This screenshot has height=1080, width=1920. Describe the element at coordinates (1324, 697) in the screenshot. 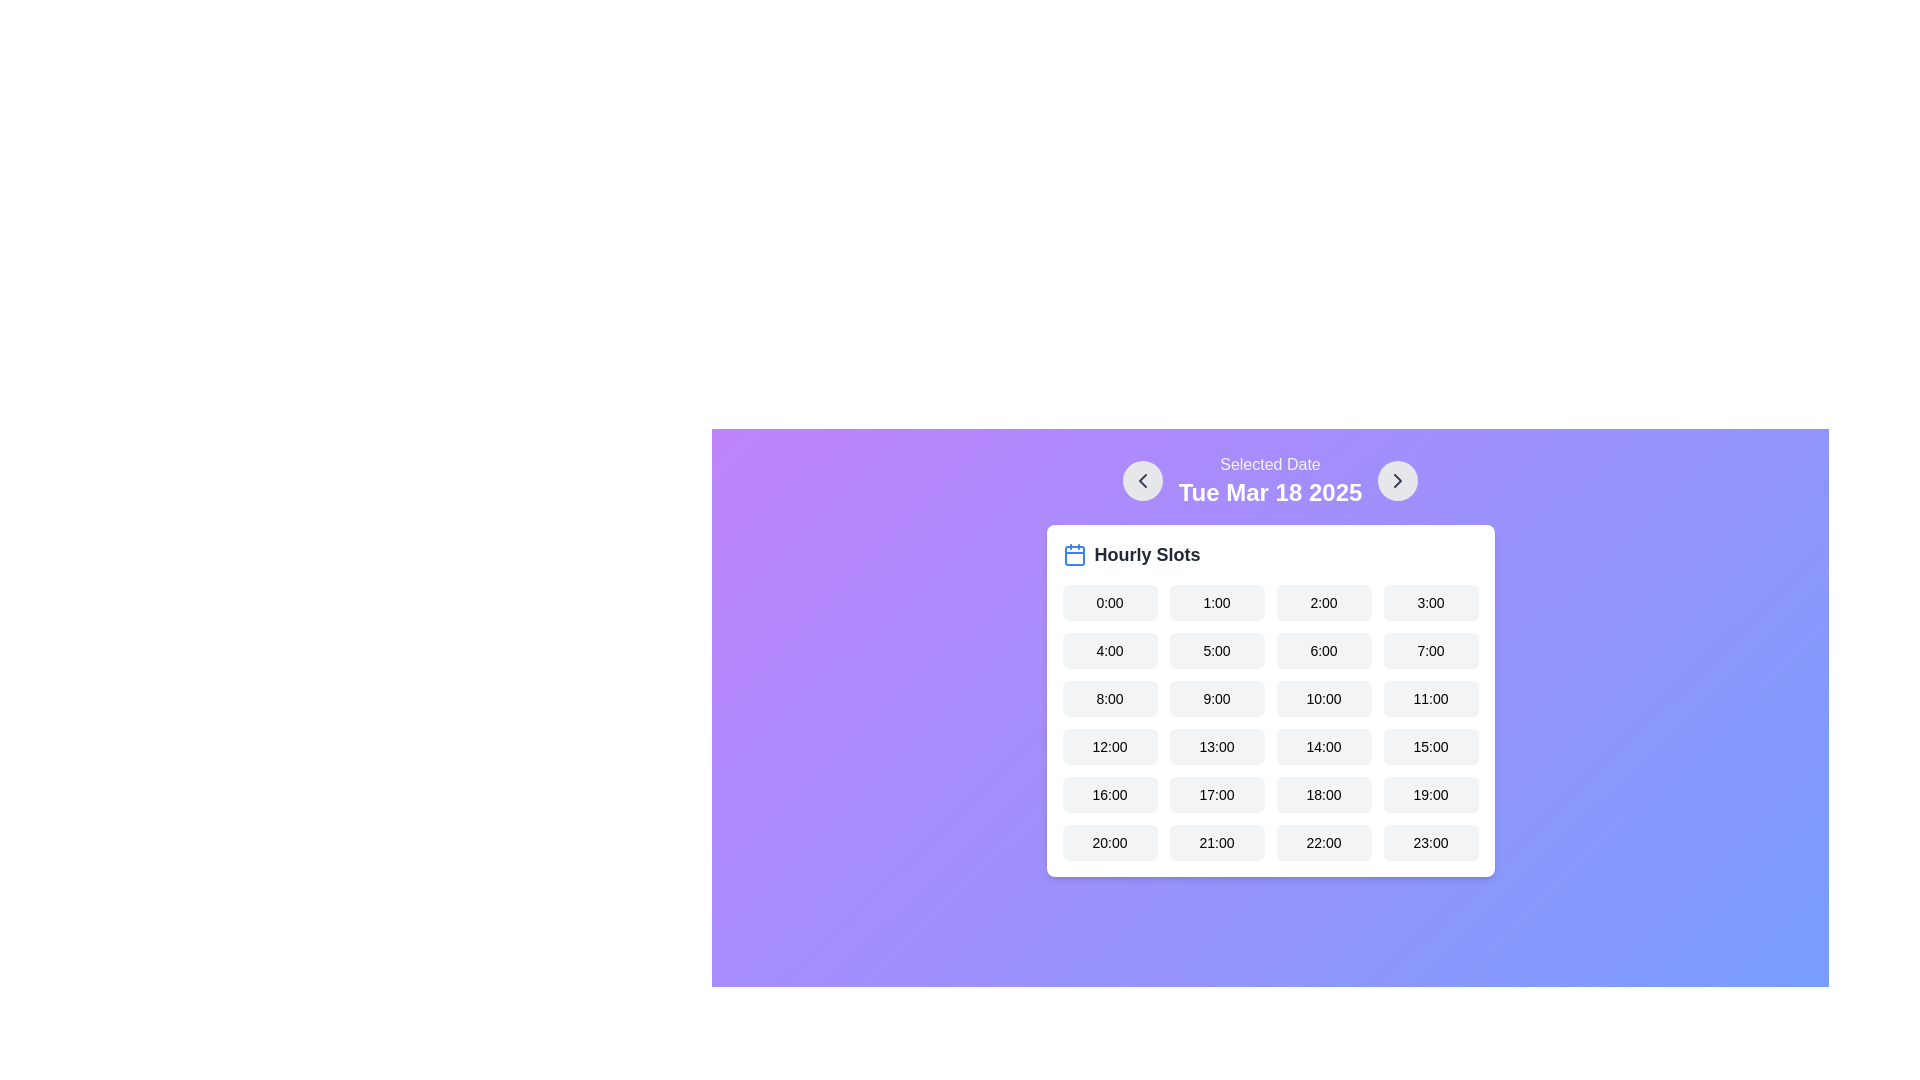

I see `the button labeled '10:00' in the Hourly Slots section` at that location.